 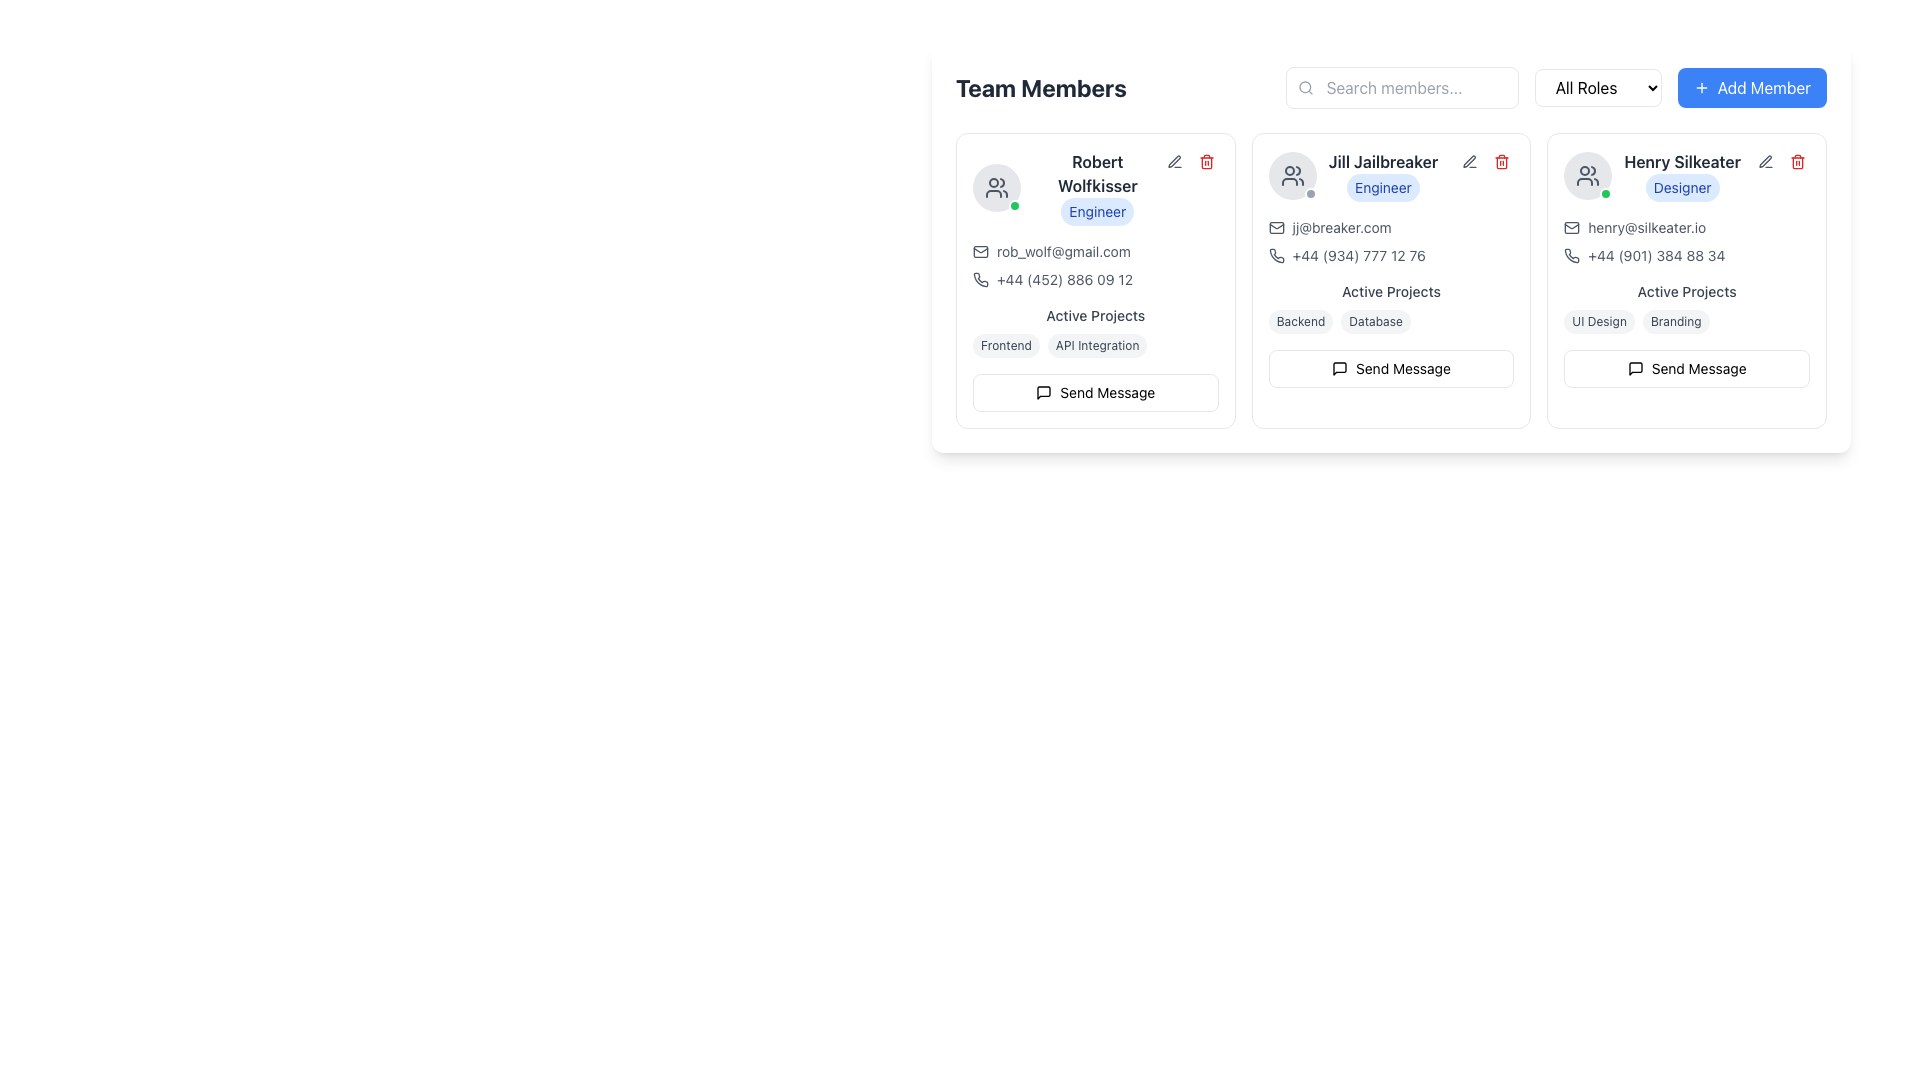 I want to click on the phone number displayed in the Information Display for Henry Silkeater to initiate a call, so click(x=1685, y=241).